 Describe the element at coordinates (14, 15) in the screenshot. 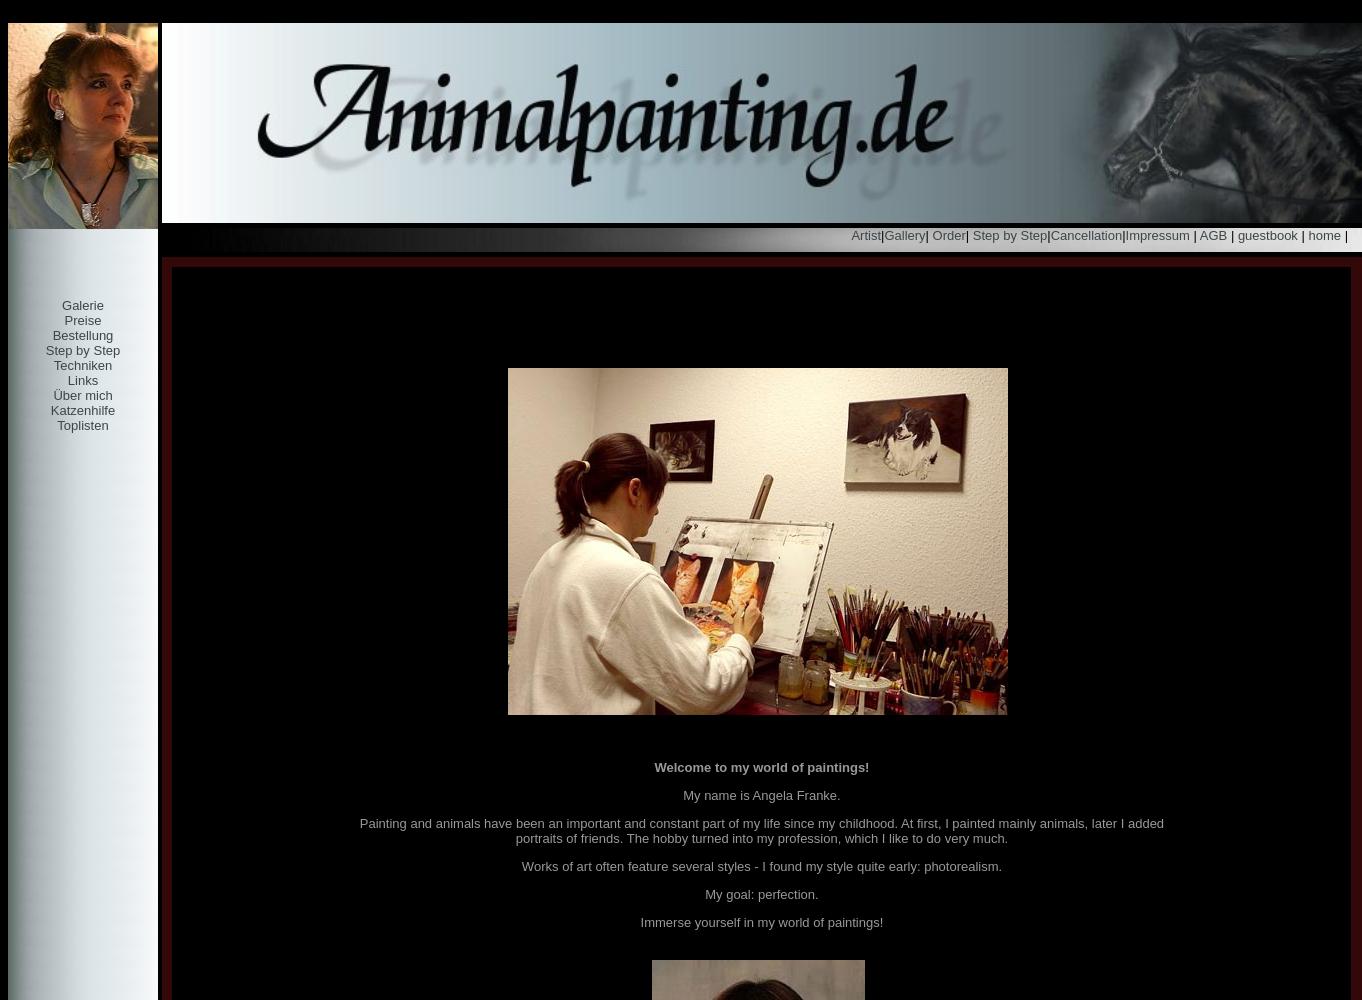

I see `'">'` at that location.